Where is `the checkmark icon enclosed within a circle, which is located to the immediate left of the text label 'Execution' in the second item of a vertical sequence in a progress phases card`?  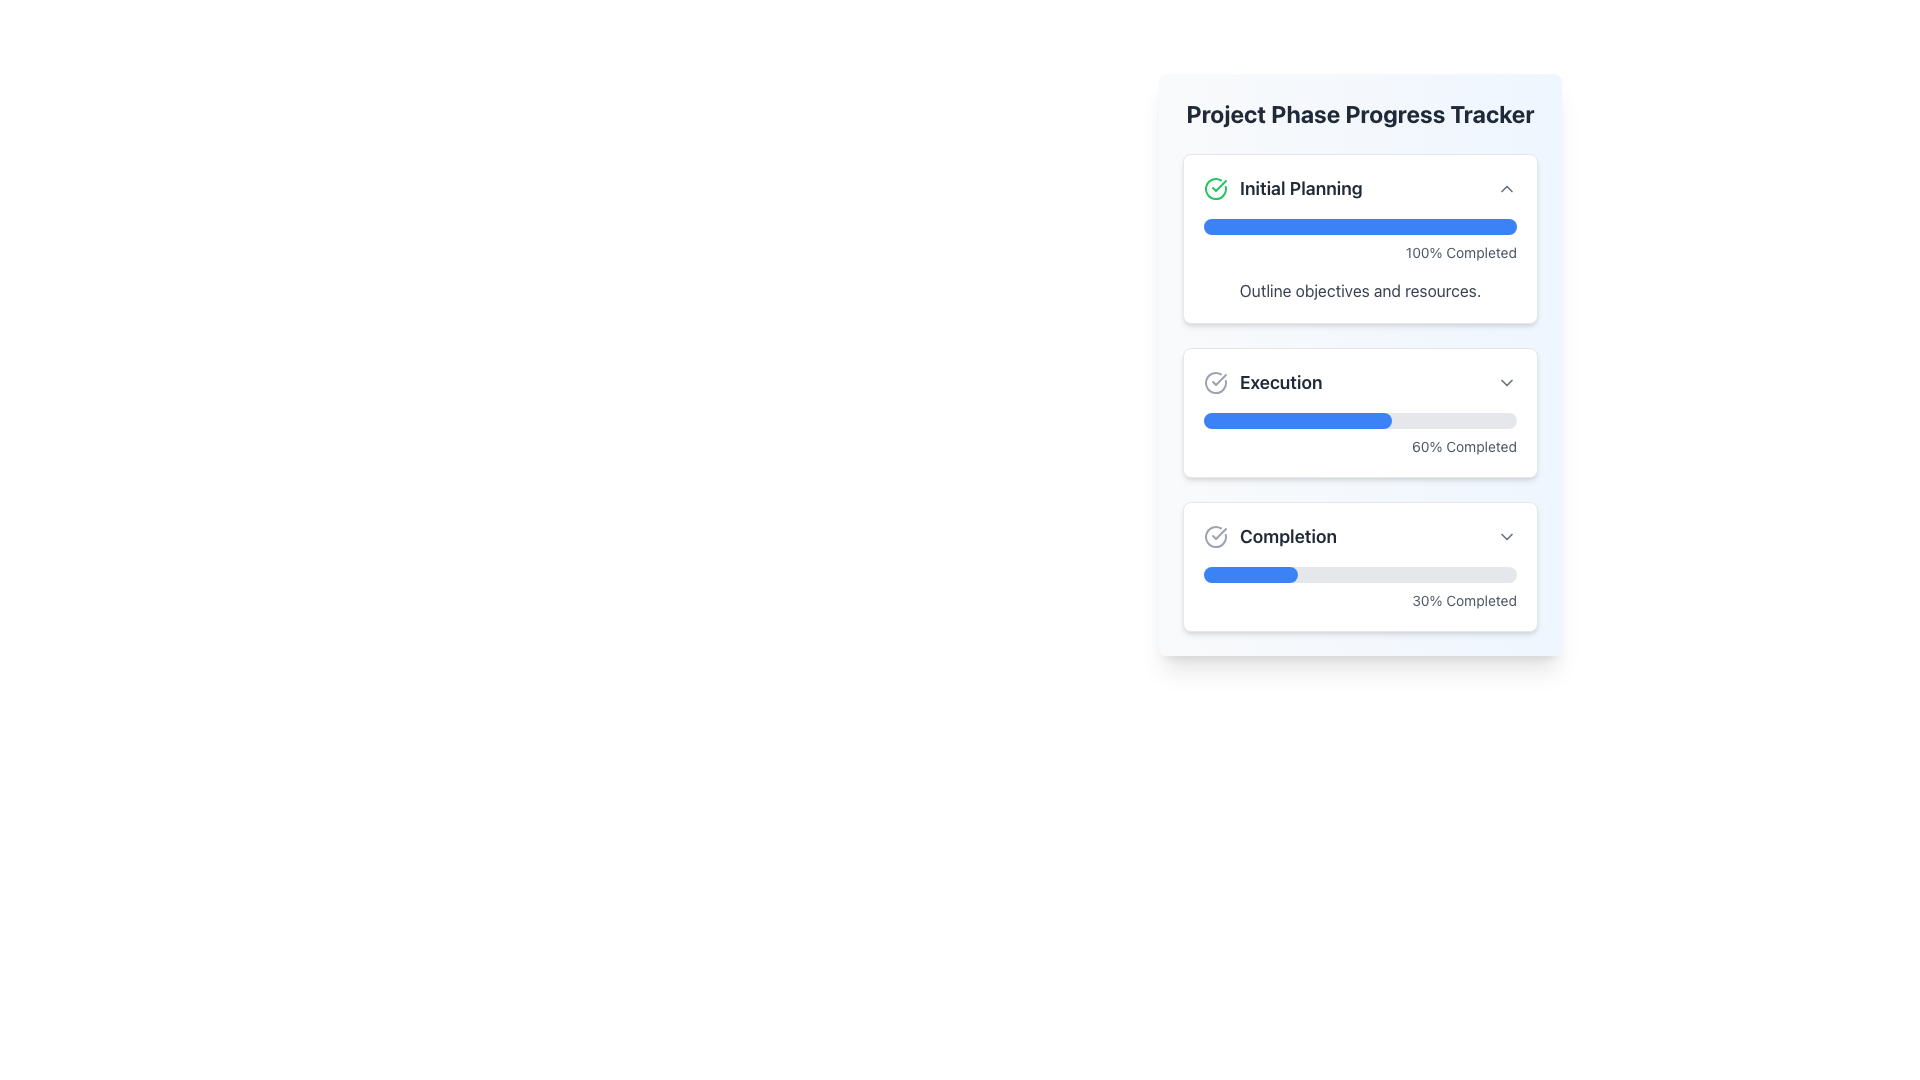 the checkmark icon enclosed within a circle, which is located to the immediate left of the text label 'Execution' in the second item of a vertical sequence in a progress phases card is located at coordinates (1214, 382).